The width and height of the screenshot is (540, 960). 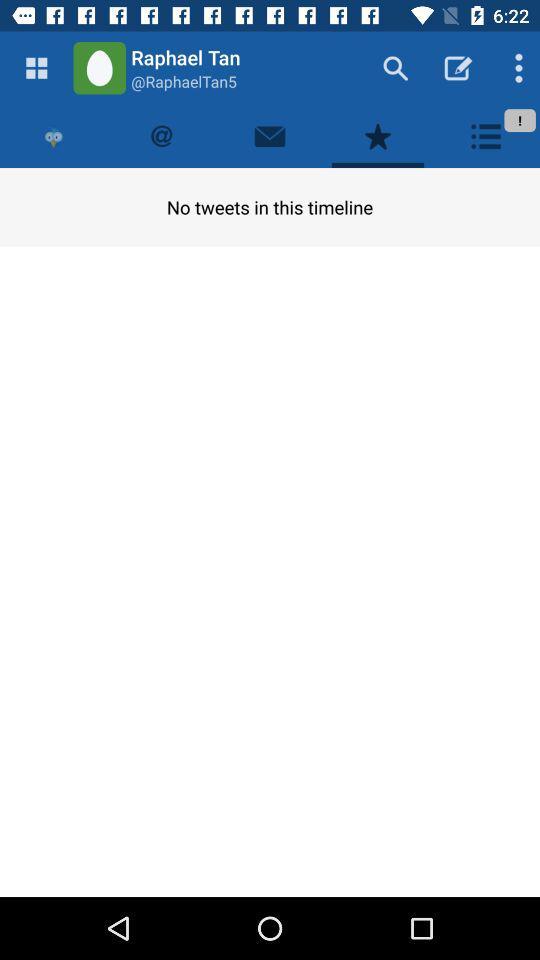 What do you see at coordinates (485, 135) in the screenshot?
I see `icon above the no tweets in` at bounding box center [485, 135].